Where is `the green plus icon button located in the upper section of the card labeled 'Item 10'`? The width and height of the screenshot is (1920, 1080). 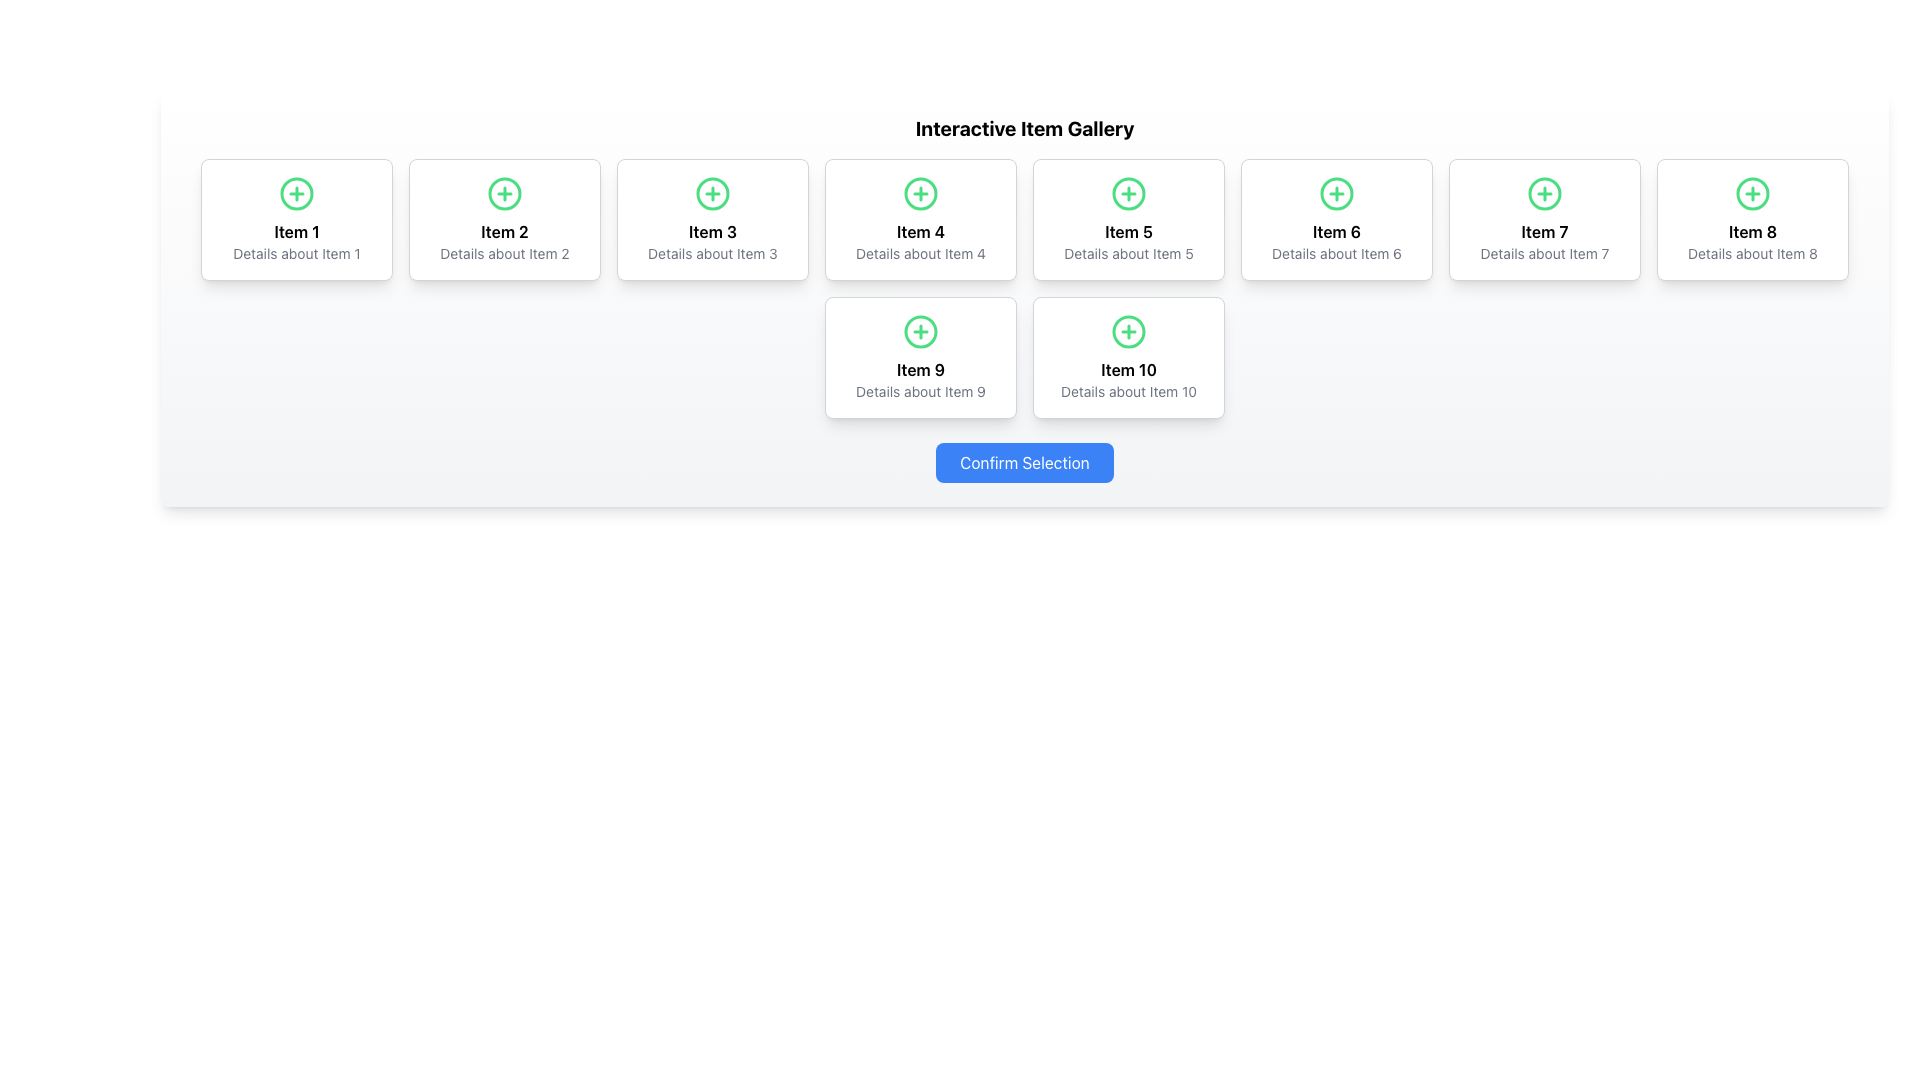
the green plus icon button located in the upper section of the card labeled 'Item 10' is located at coordinates (1128, 330).